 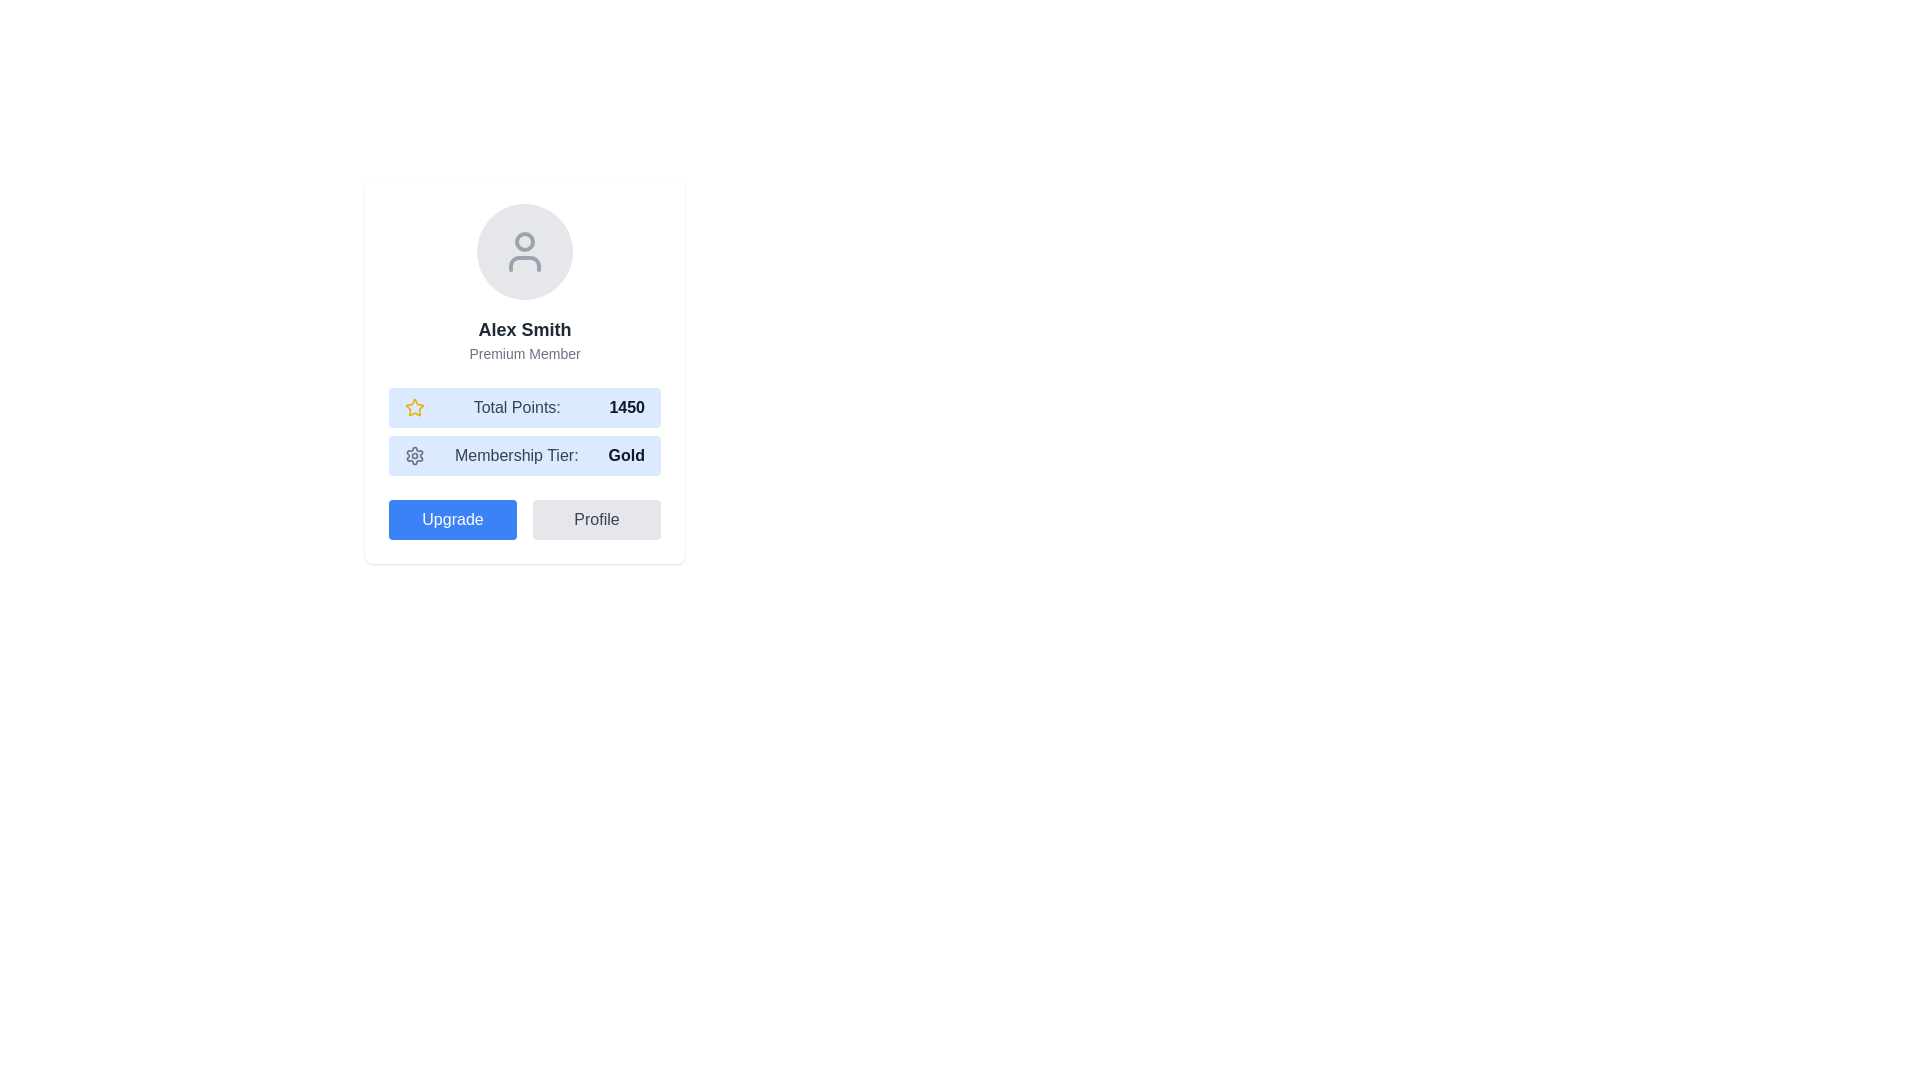 What do you see at coordinates (517, 407) in the screenshot?
I see `text label displaying 'Total Points:' which is positioned between a yellow star icon and the text '1450'` at bounding box center [517, 407].